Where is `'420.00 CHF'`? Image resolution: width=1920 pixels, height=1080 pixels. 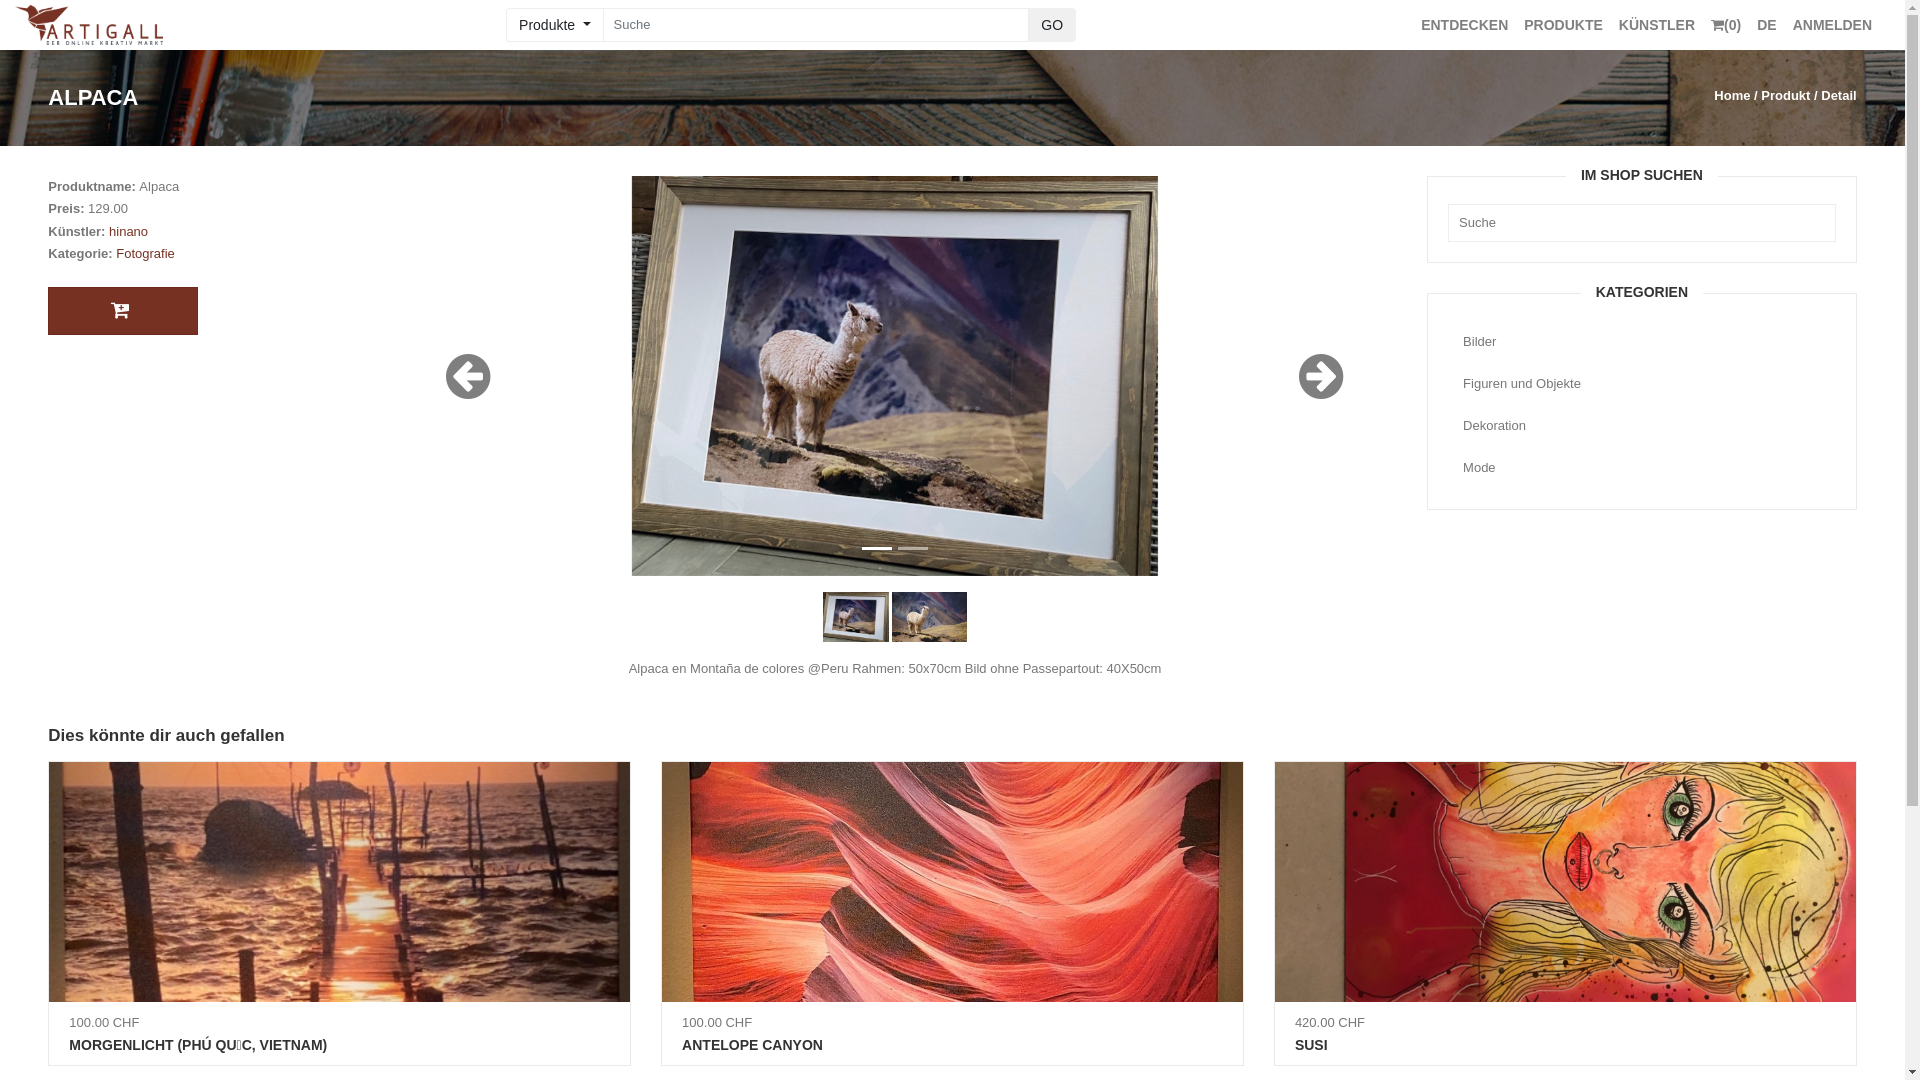 '420.00 CHF' is located at coordinates (1564, 897).